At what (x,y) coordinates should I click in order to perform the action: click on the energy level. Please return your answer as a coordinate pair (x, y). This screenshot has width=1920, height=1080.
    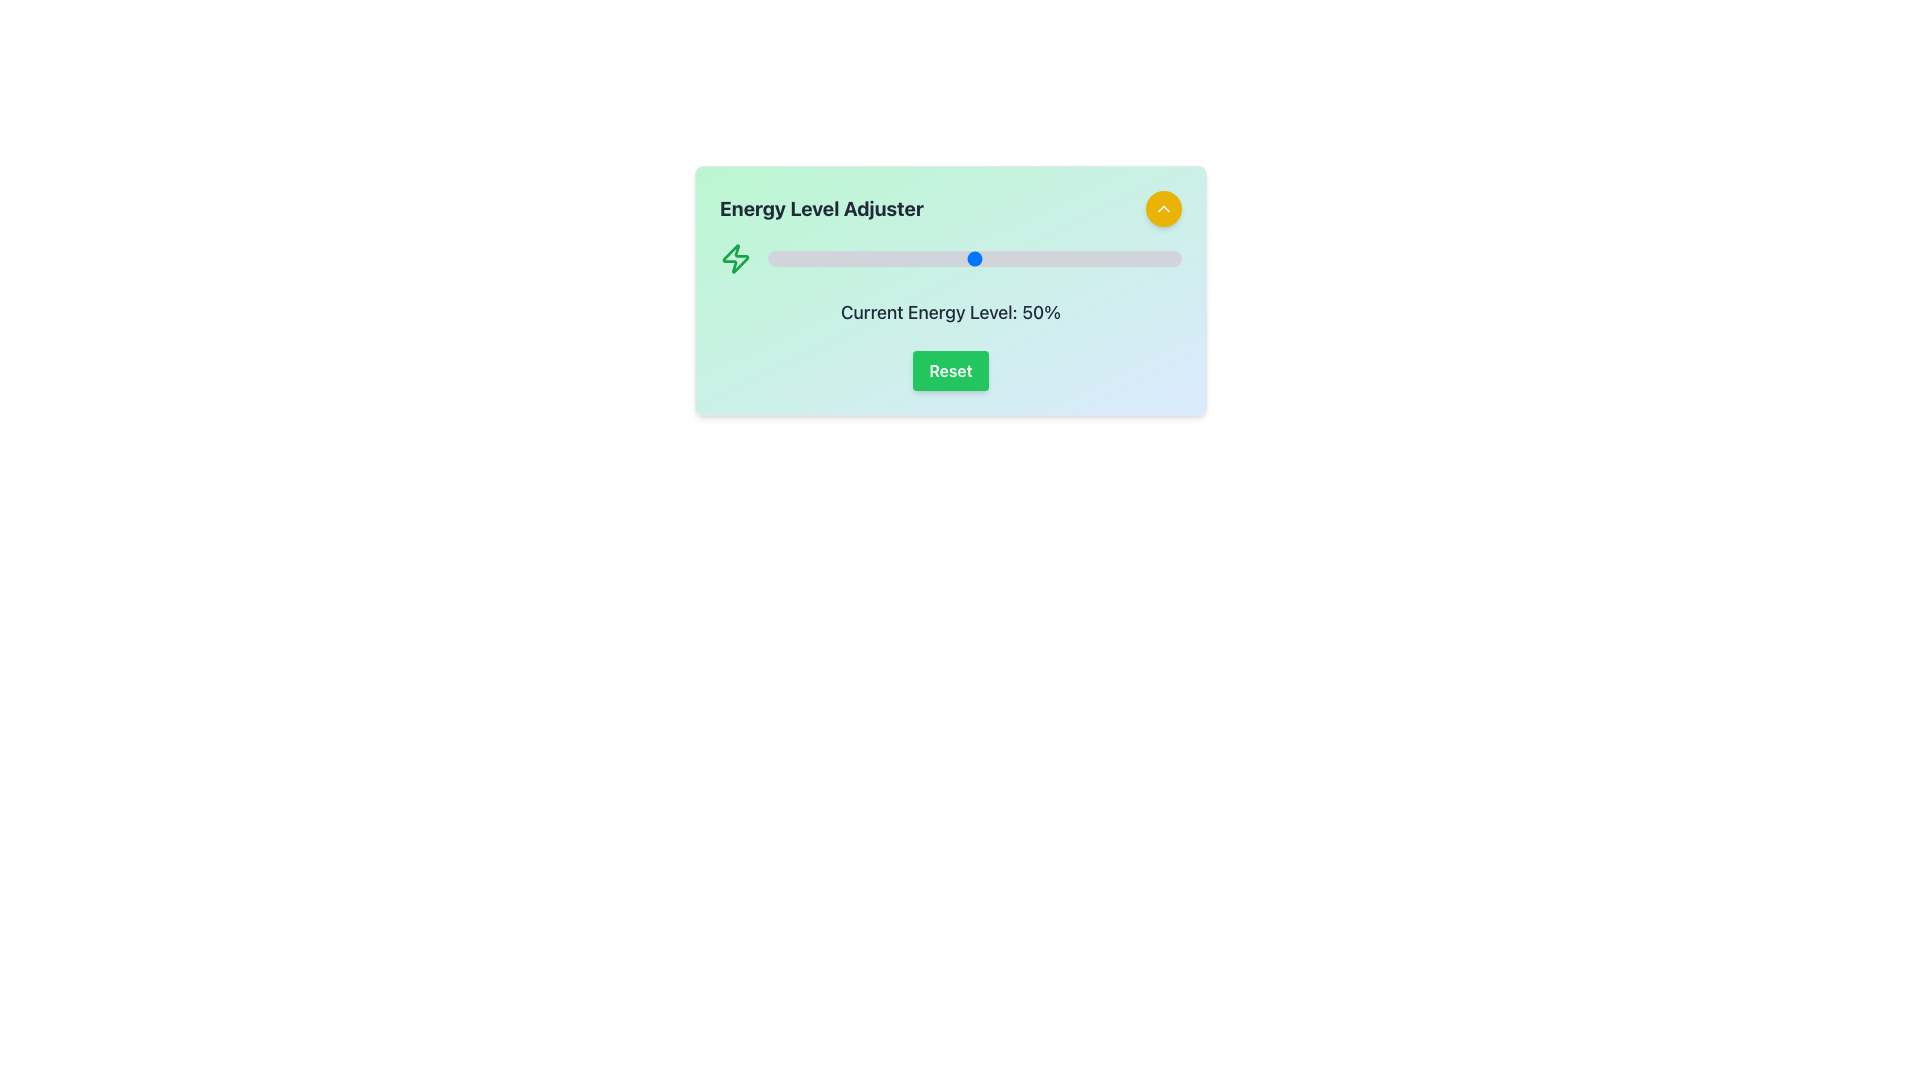
    Looking at the image, I should click on (775, 257).